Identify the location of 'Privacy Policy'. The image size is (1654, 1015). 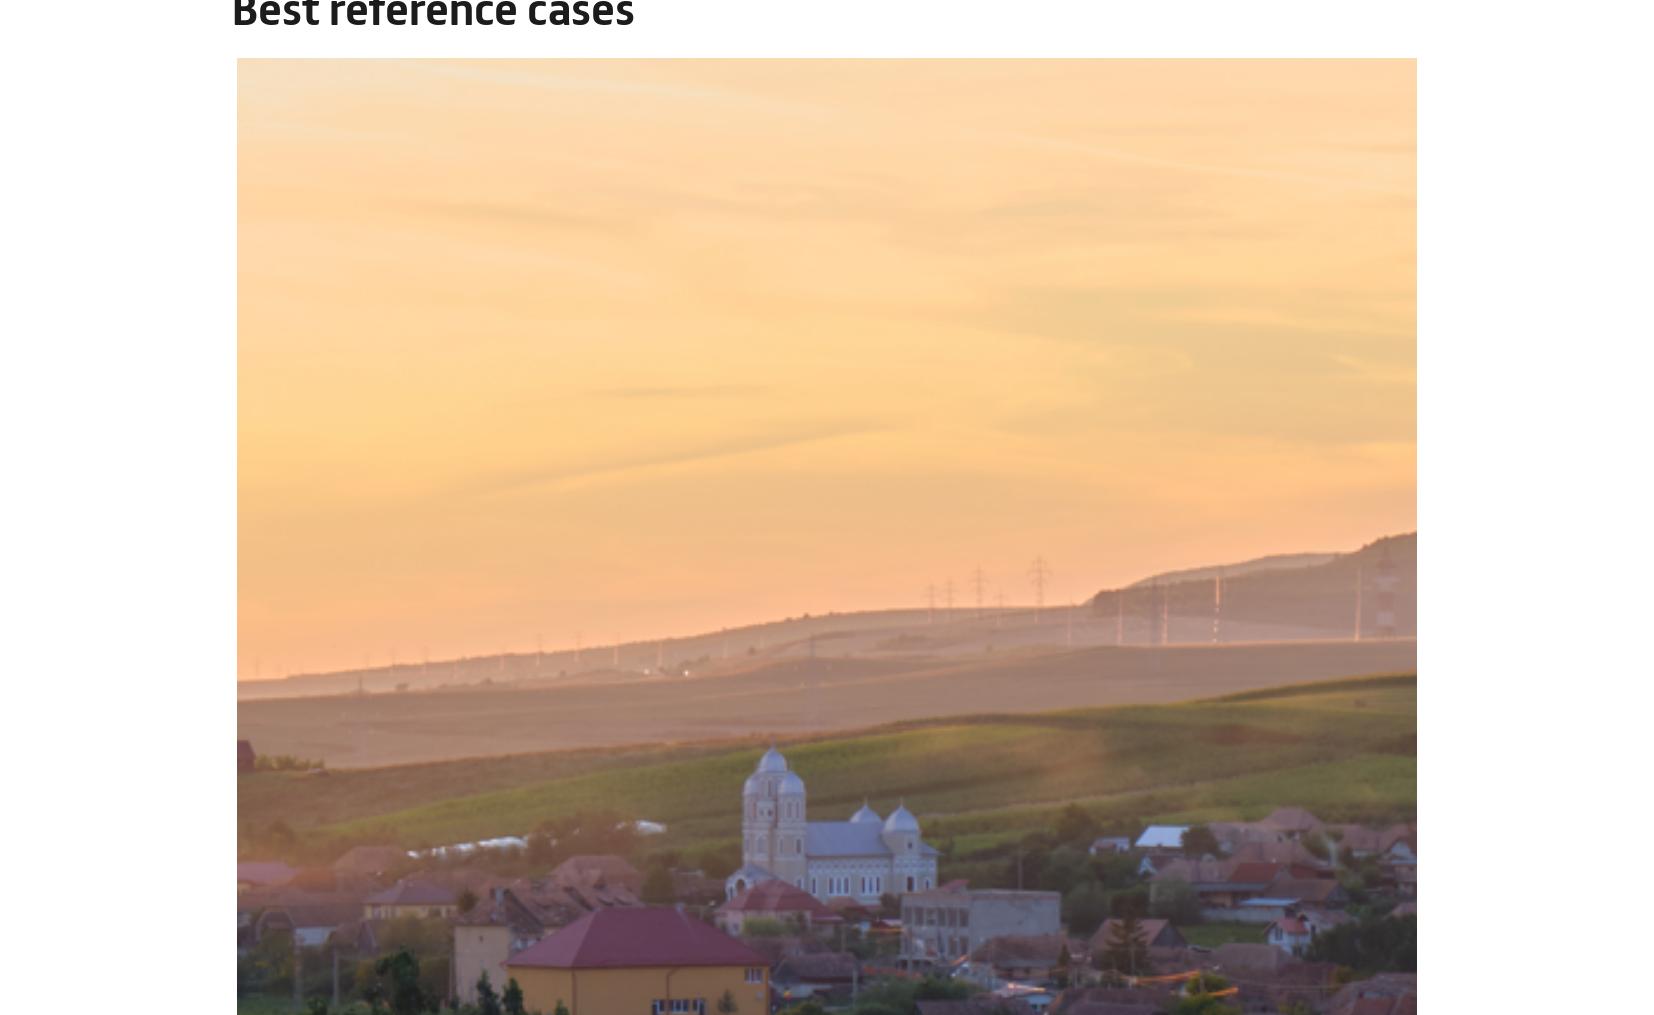
(651, 888).